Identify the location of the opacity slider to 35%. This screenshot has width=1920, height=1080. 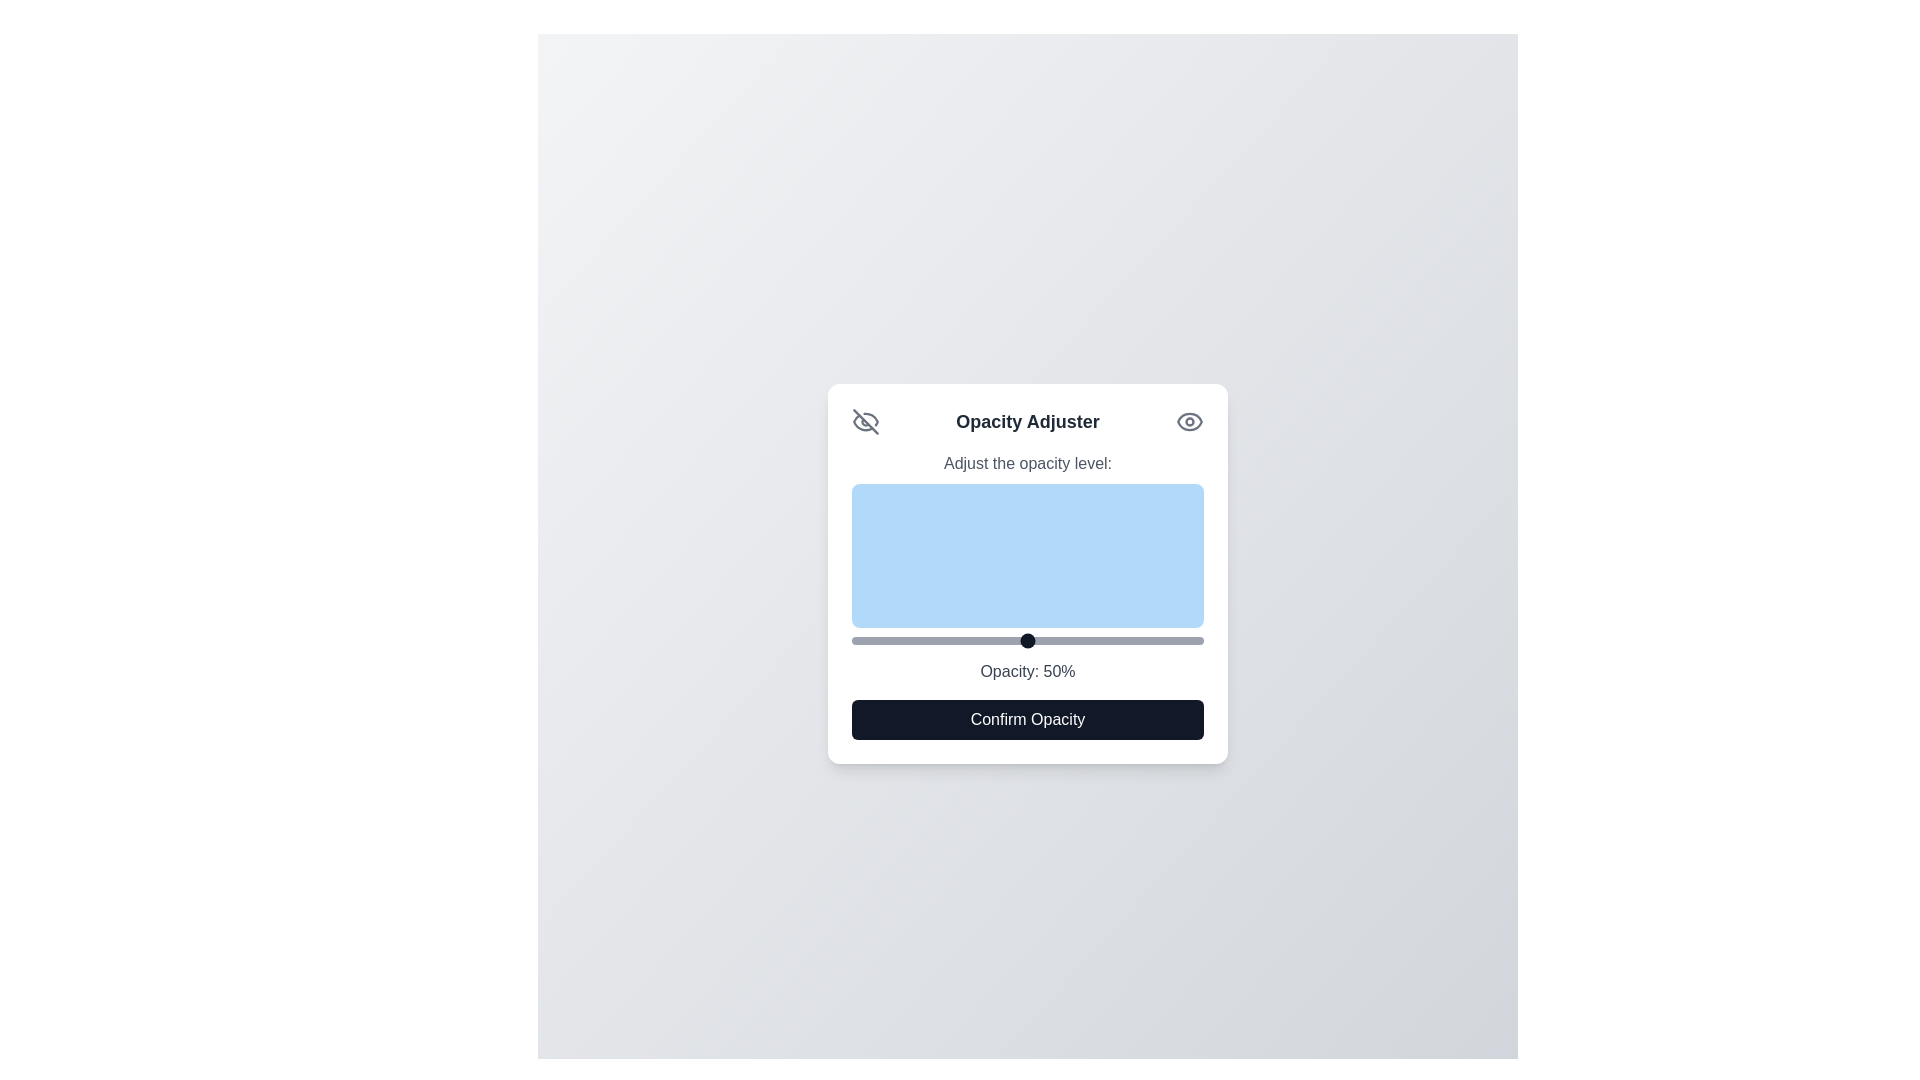
(975, 640).